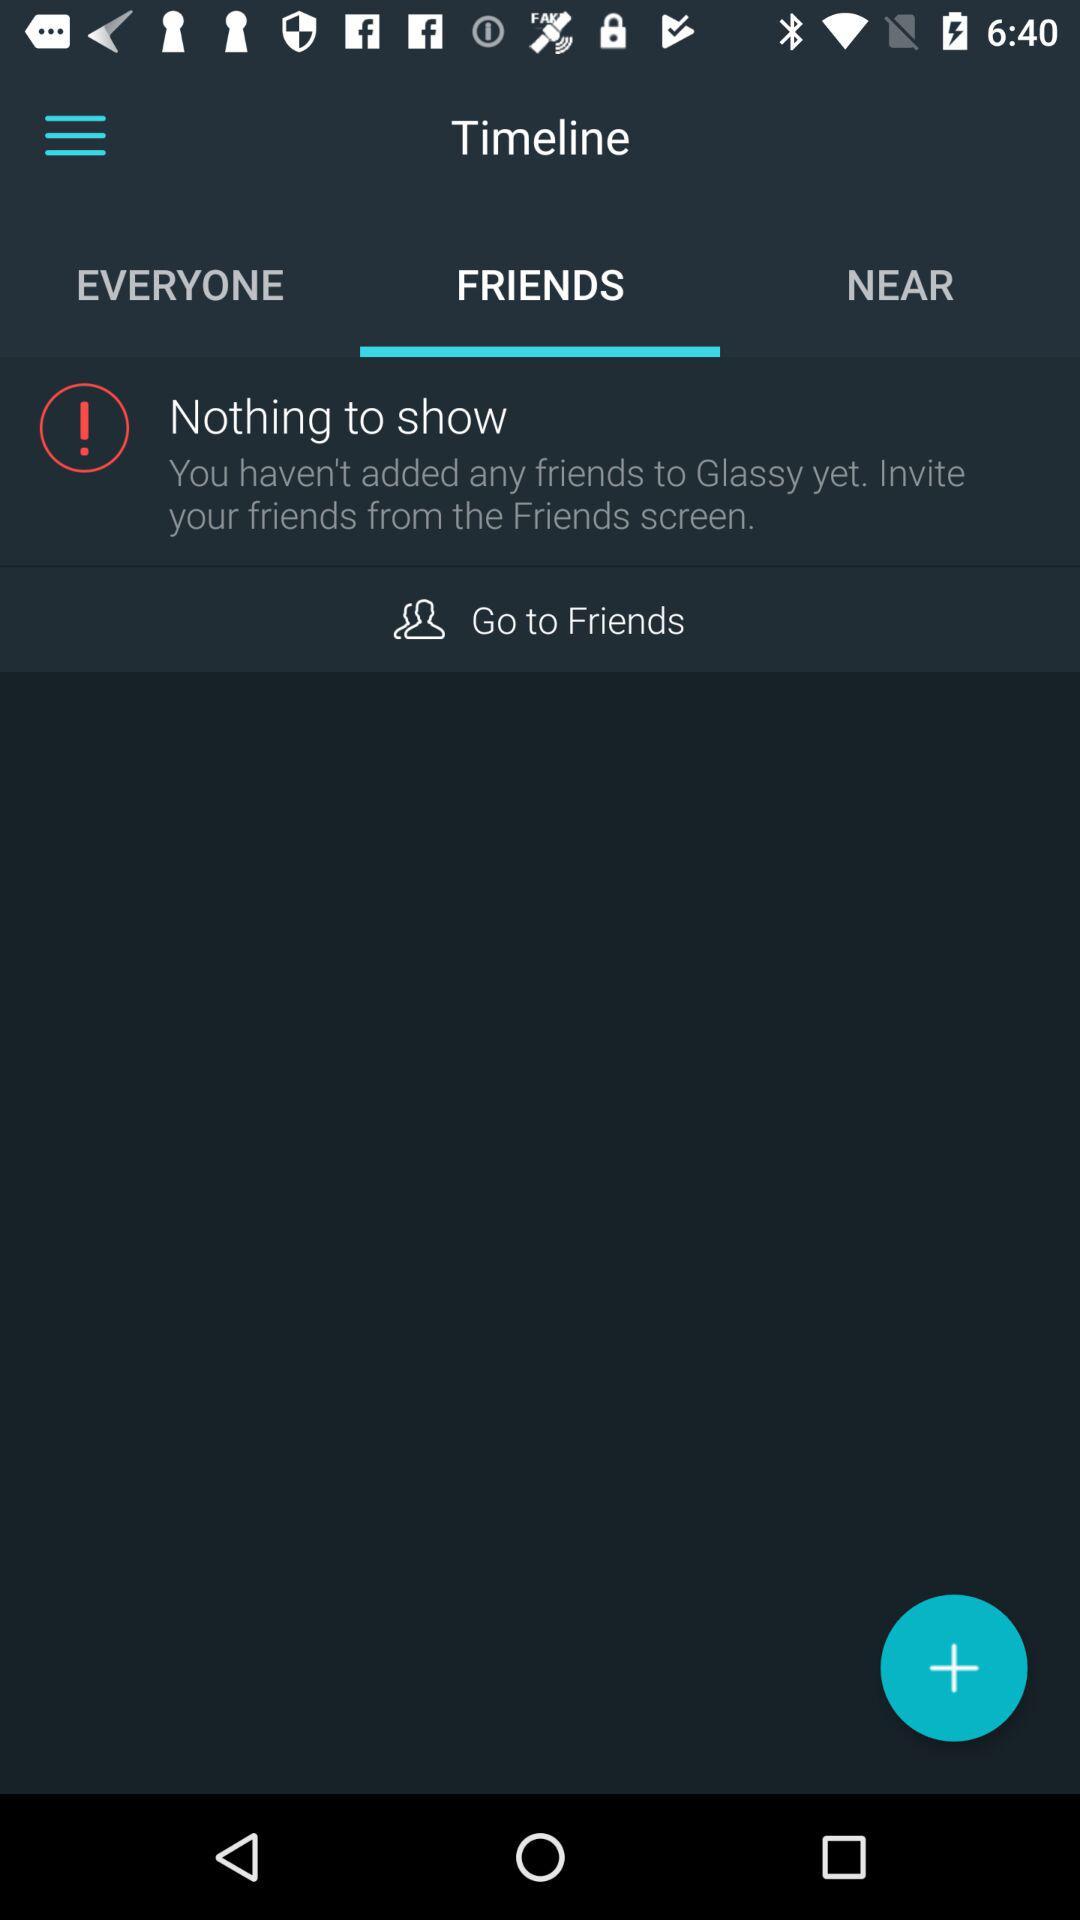 The width and height of the screenshot is (1080, 1920). What do you see at coordinates (952, 1667) in the screenshot?
I see `post to timeline` at bounding box center [952, 1667].